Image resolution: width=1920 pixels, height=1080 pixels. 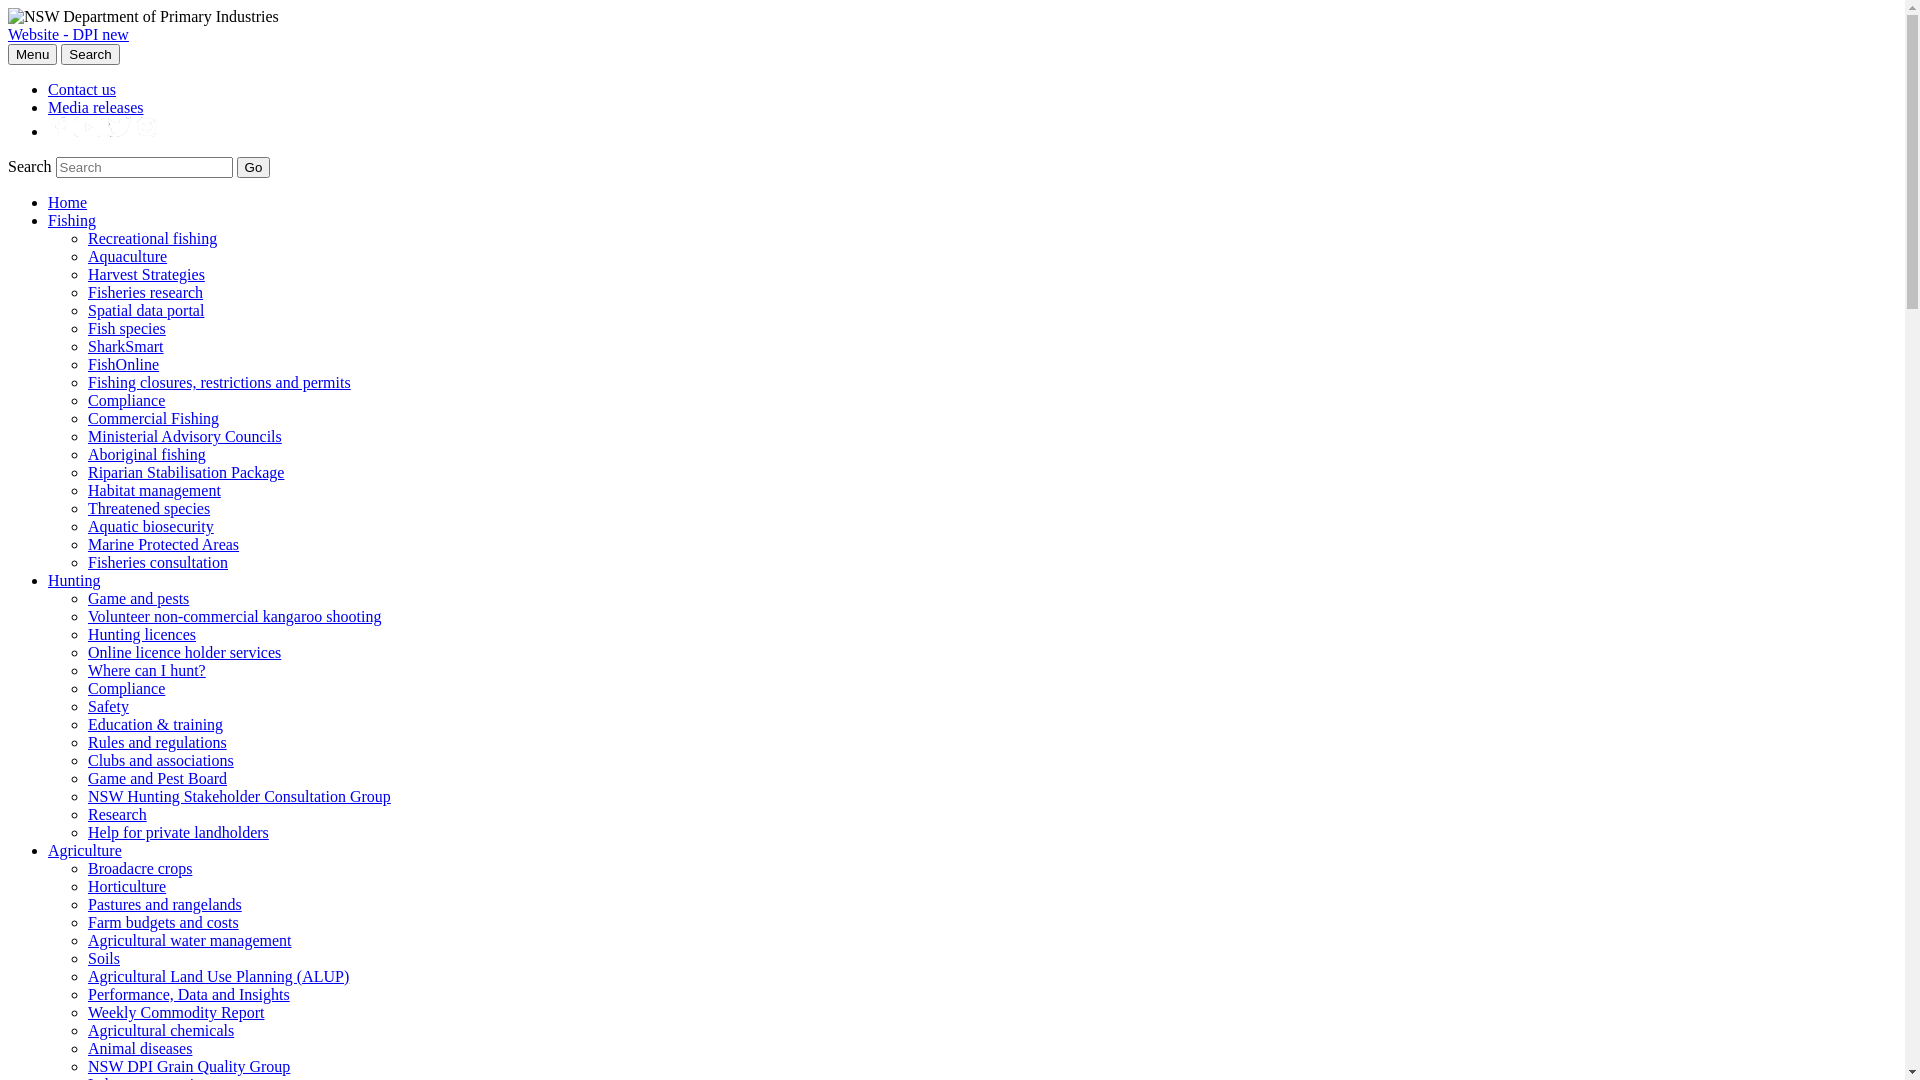 What do you see at coordinates (151, 237) in the screenshot?
I see `'Recreational fishing'` at bounding box center [151, 237].